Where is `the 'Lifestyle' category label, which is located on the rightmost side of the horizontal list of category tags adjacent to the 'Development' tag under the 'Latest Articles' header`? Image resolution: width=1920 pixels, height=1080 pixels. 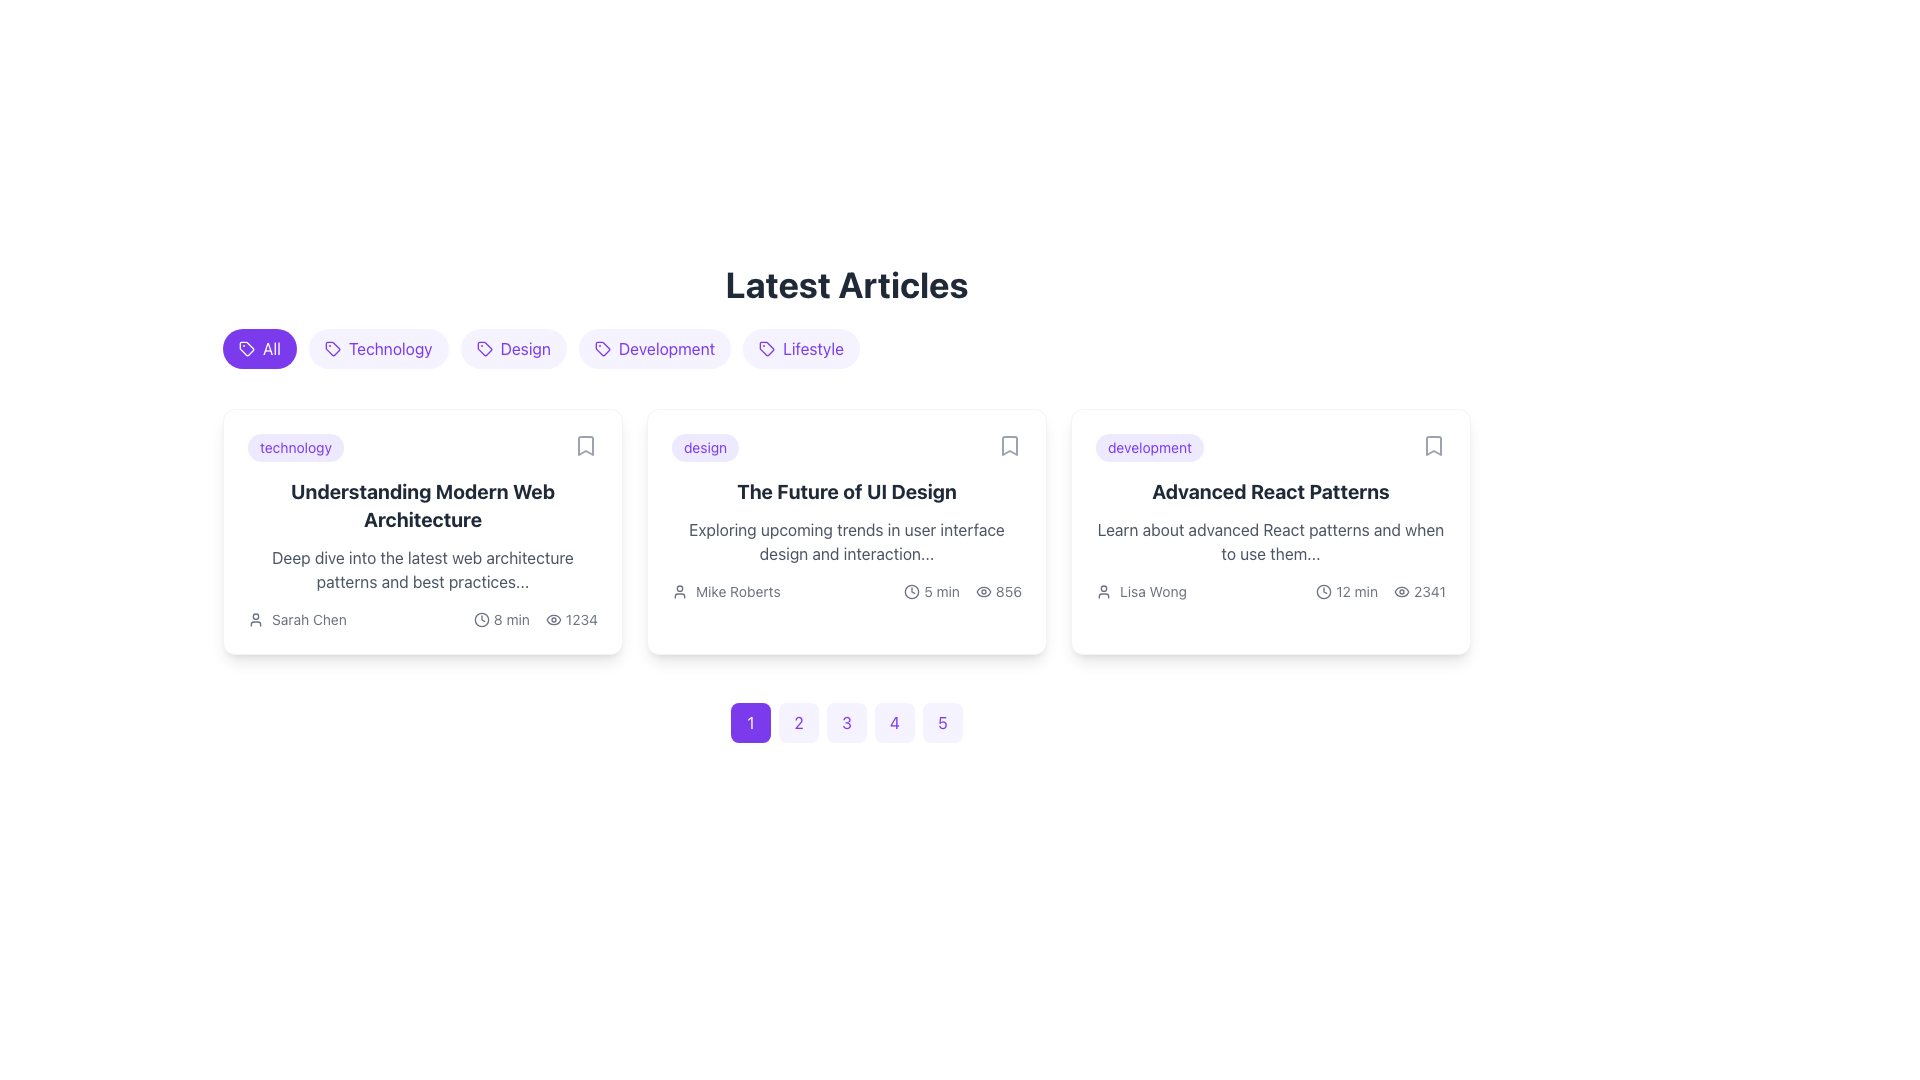 the 'Lifestyle' category label, which is located on the rightmost side of the horizontal list of category tags adjacent to the 'Development' tag under the 'Latest Articles' header is located at coordinates (813, 347).